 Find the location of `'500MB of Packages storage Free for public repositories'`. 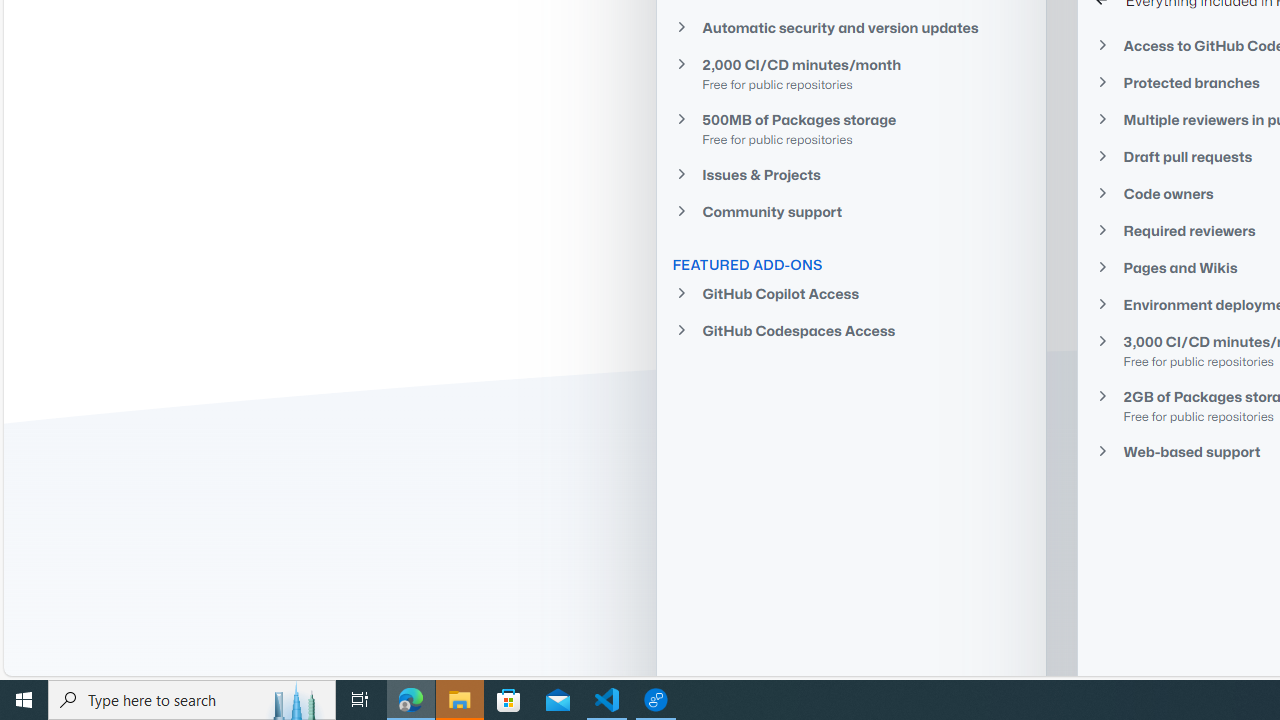

'500MB of Packages storage Free for public repositories' is located at coordinates (851, 128).